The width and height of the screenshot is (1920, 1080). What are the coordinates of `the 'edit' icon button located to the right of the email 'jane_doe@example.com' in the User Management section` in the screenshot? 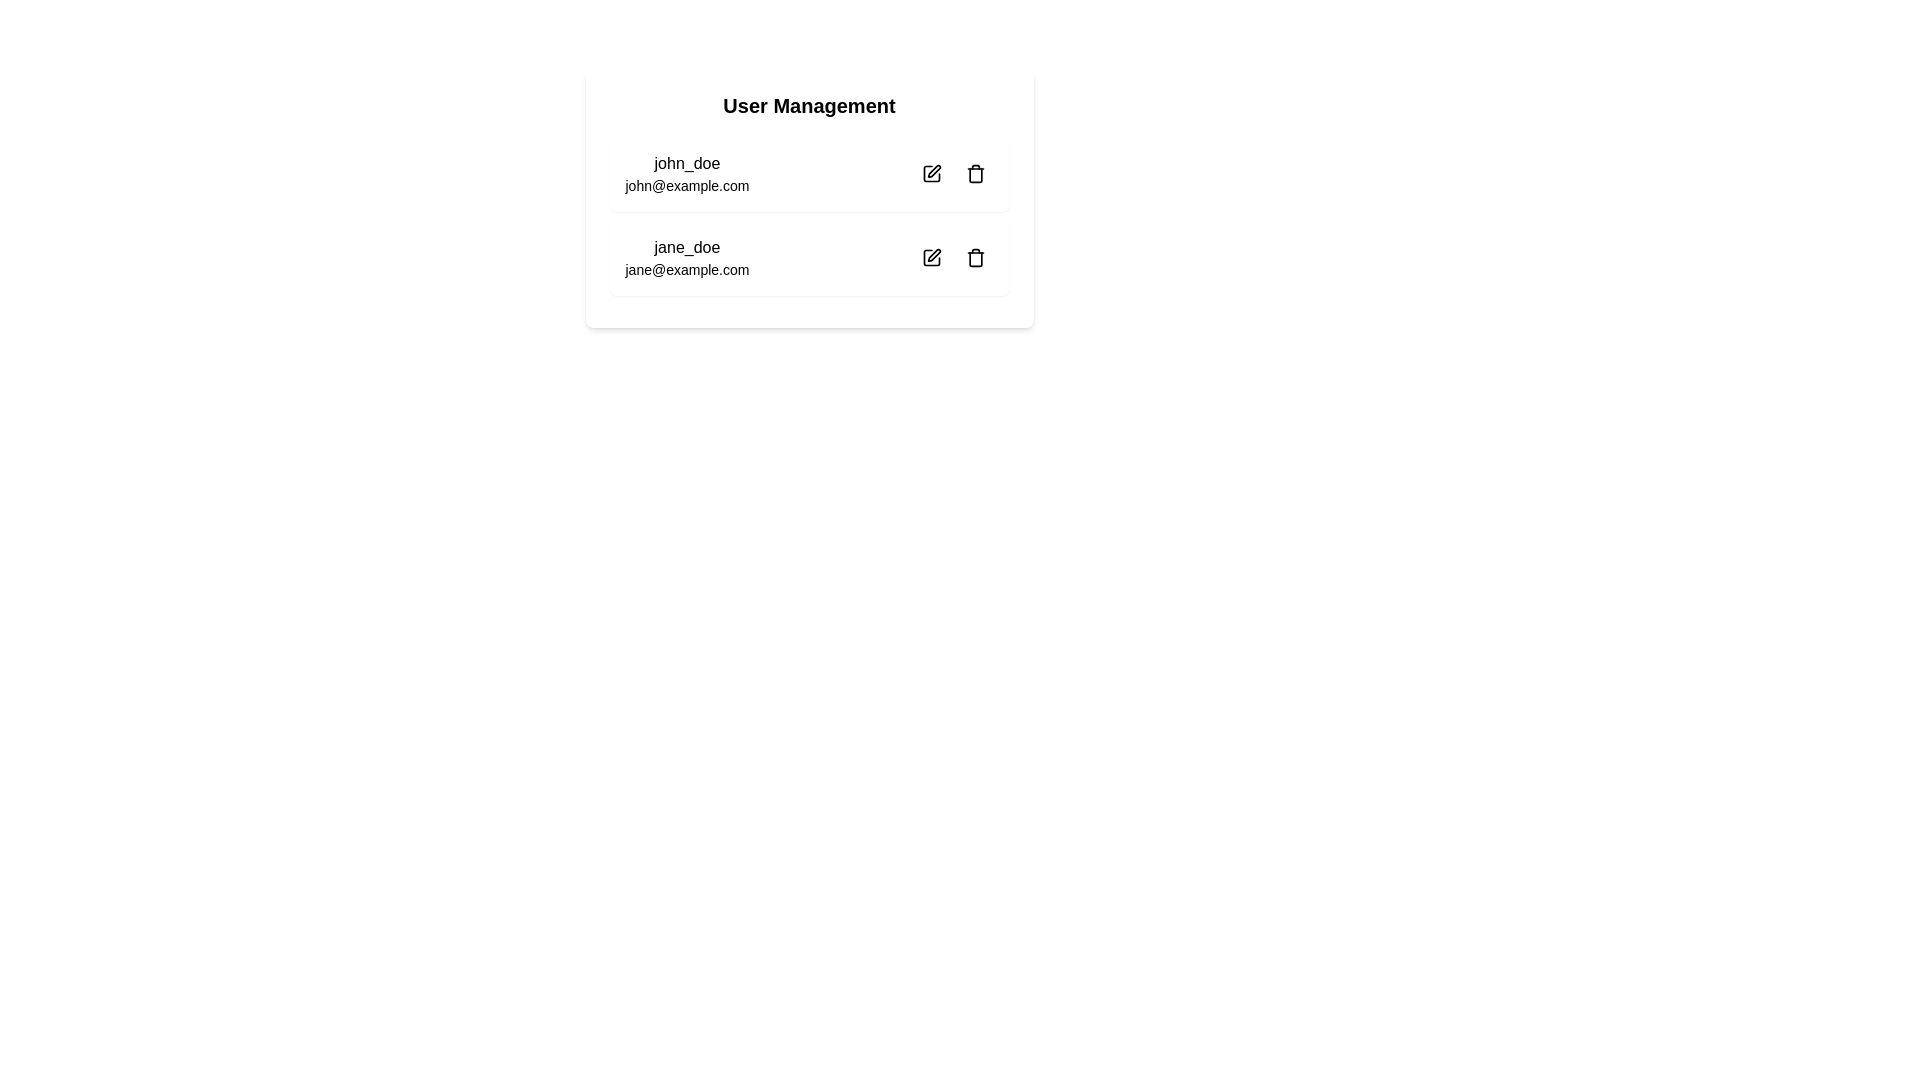 It's located at (933, 254).